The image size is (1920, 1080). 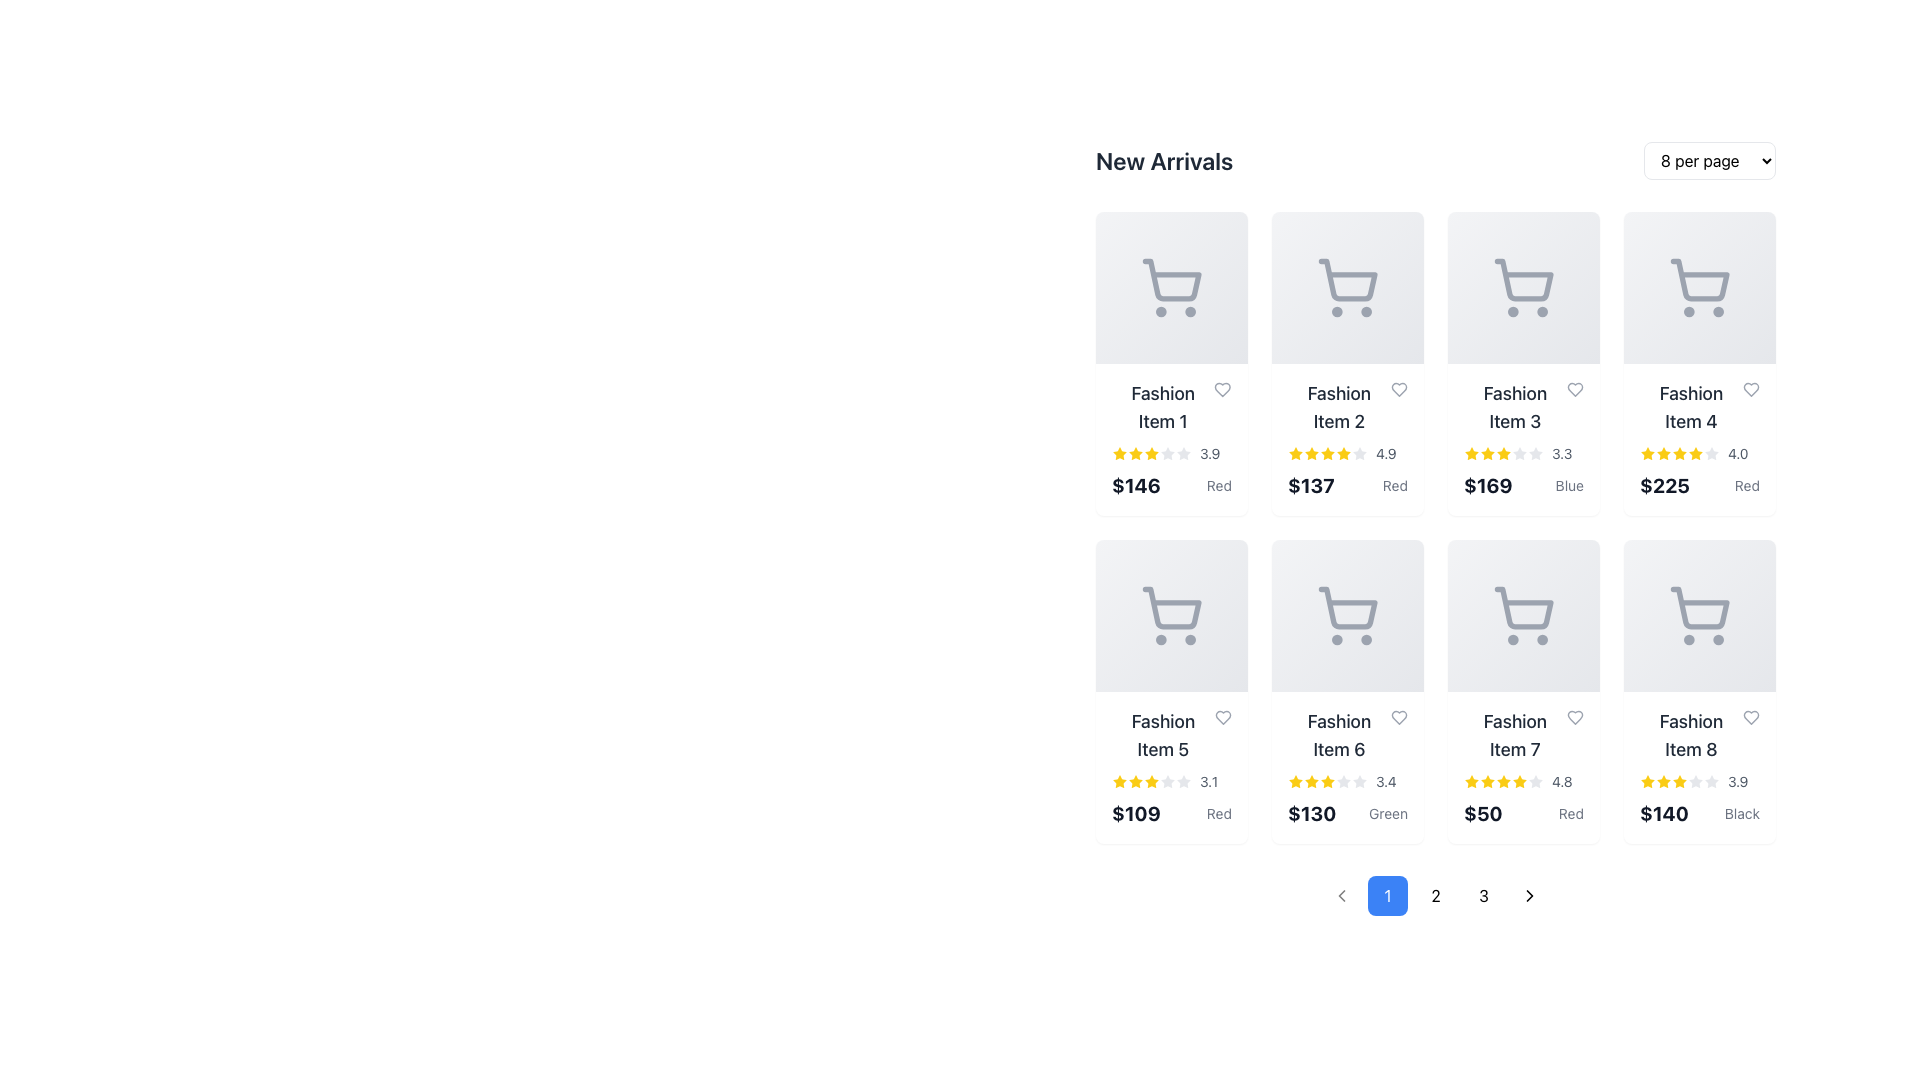 I want to click on text content of the product title label that displays 'Fashion Item 1', located under the shopping cart icon and to the left of the heart icon in the New Arrivals section, so click(x=1171, y=407).